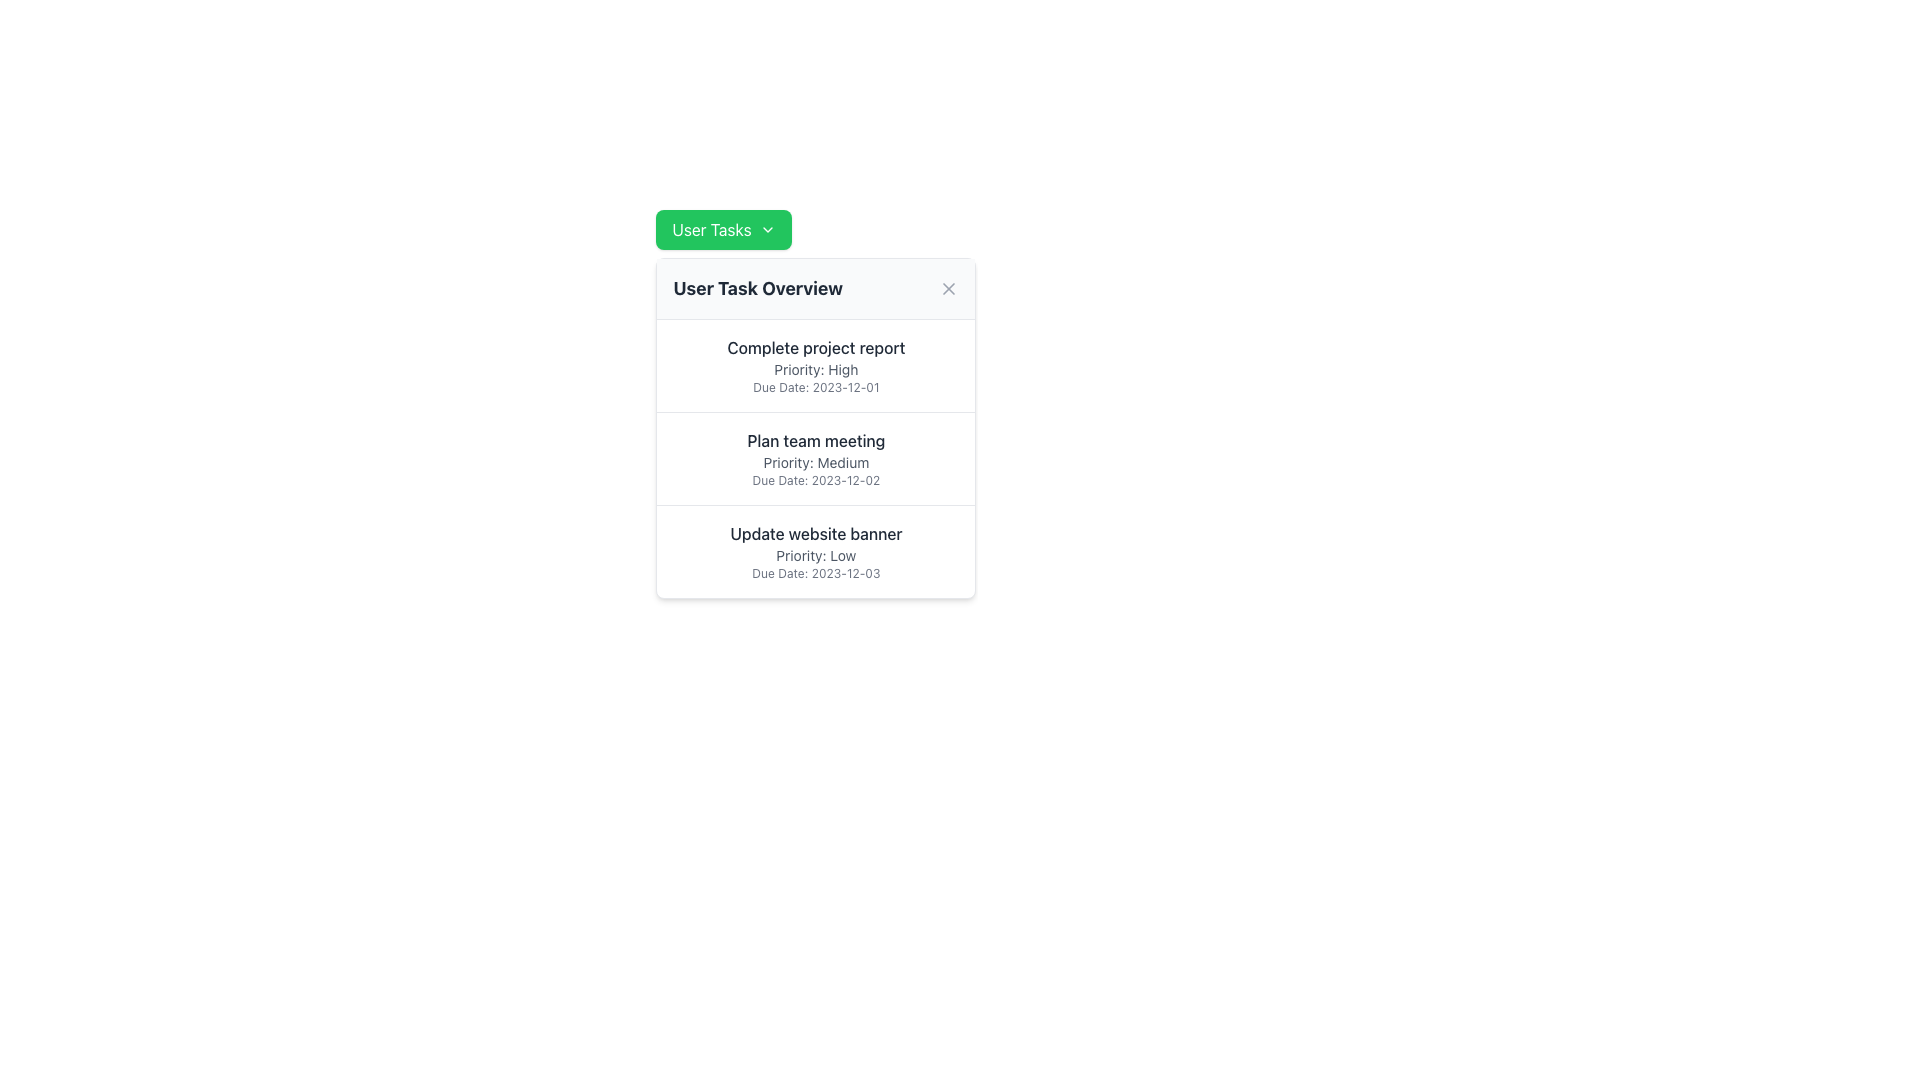 This screenshot has height=1080, width=1920. I want to click on the text label that reads 'Priority: Low', which is positioned beneath the title 'Update website banner' within the User Task Overview panel, so click(816, 555).